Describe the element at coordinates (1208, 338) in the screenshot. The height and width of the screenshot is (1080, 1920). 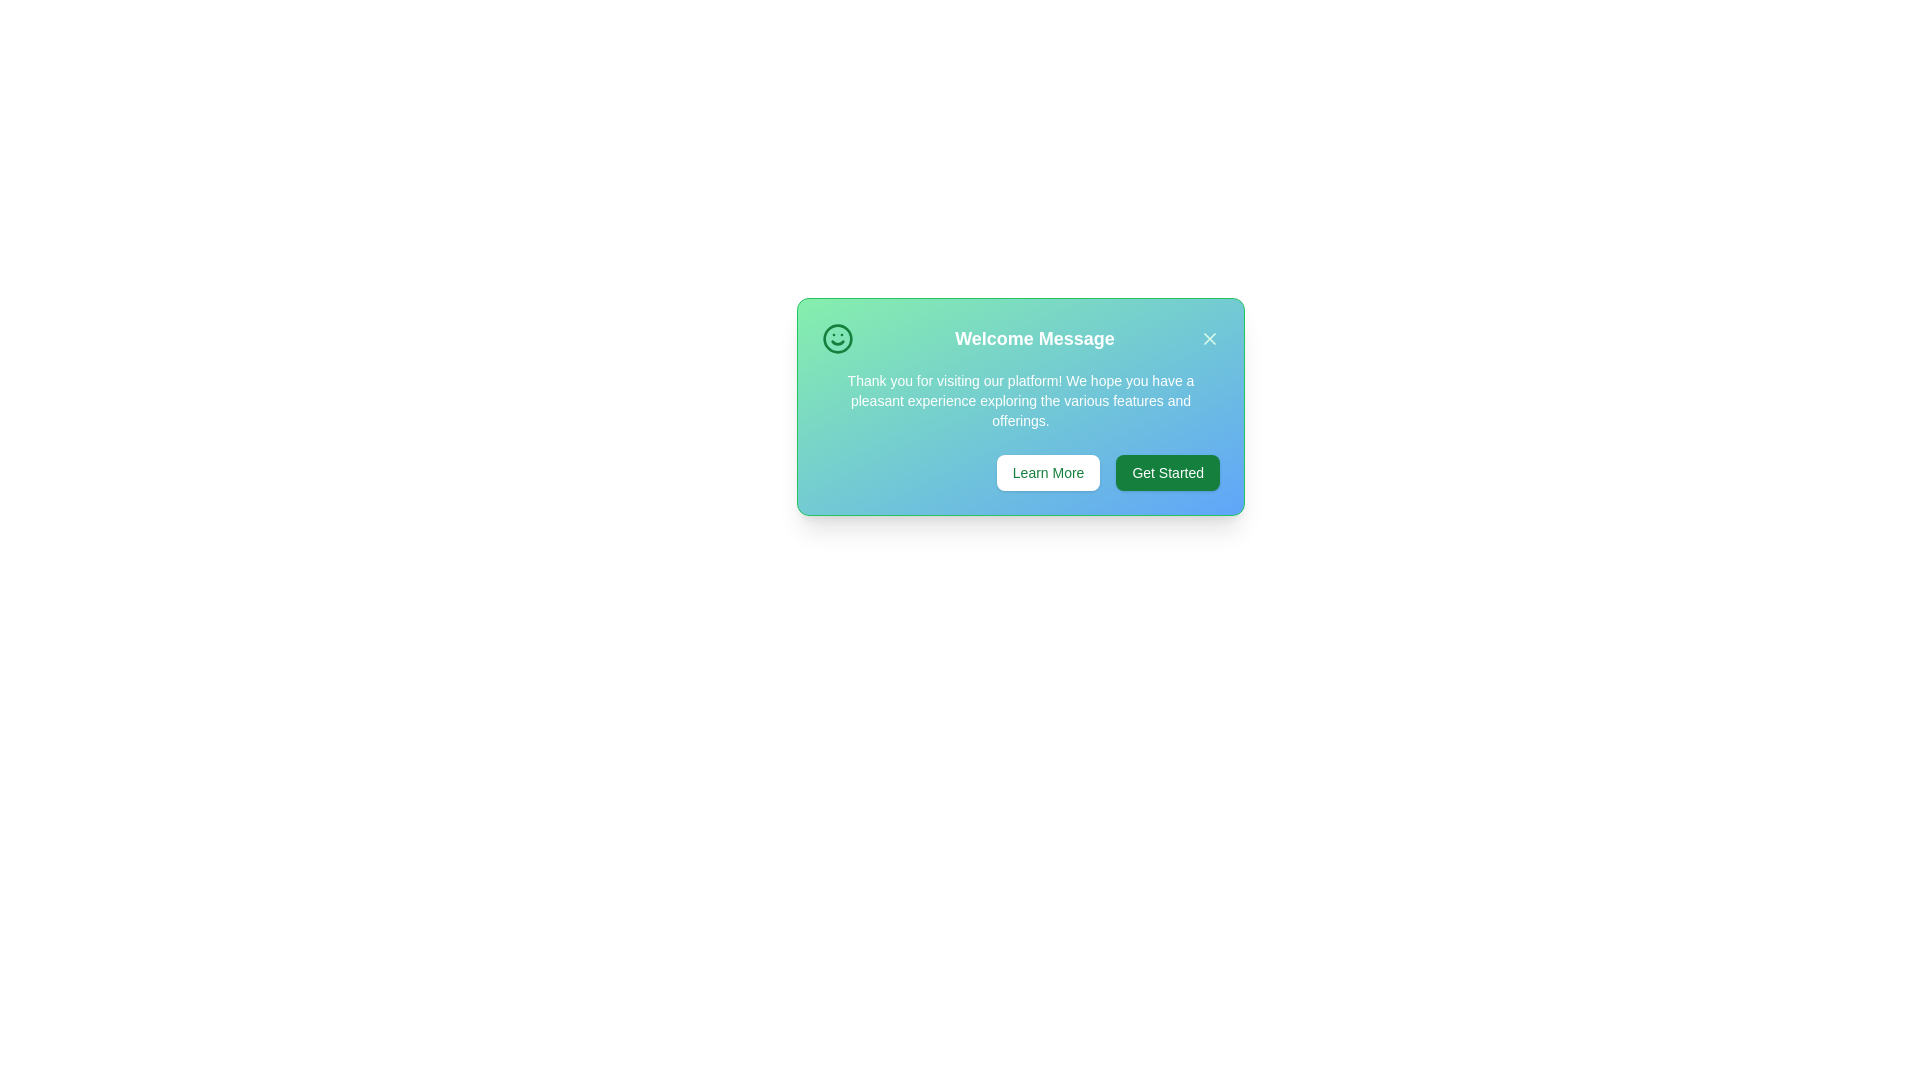
I see `the close button to dismiss the alert` at that location.